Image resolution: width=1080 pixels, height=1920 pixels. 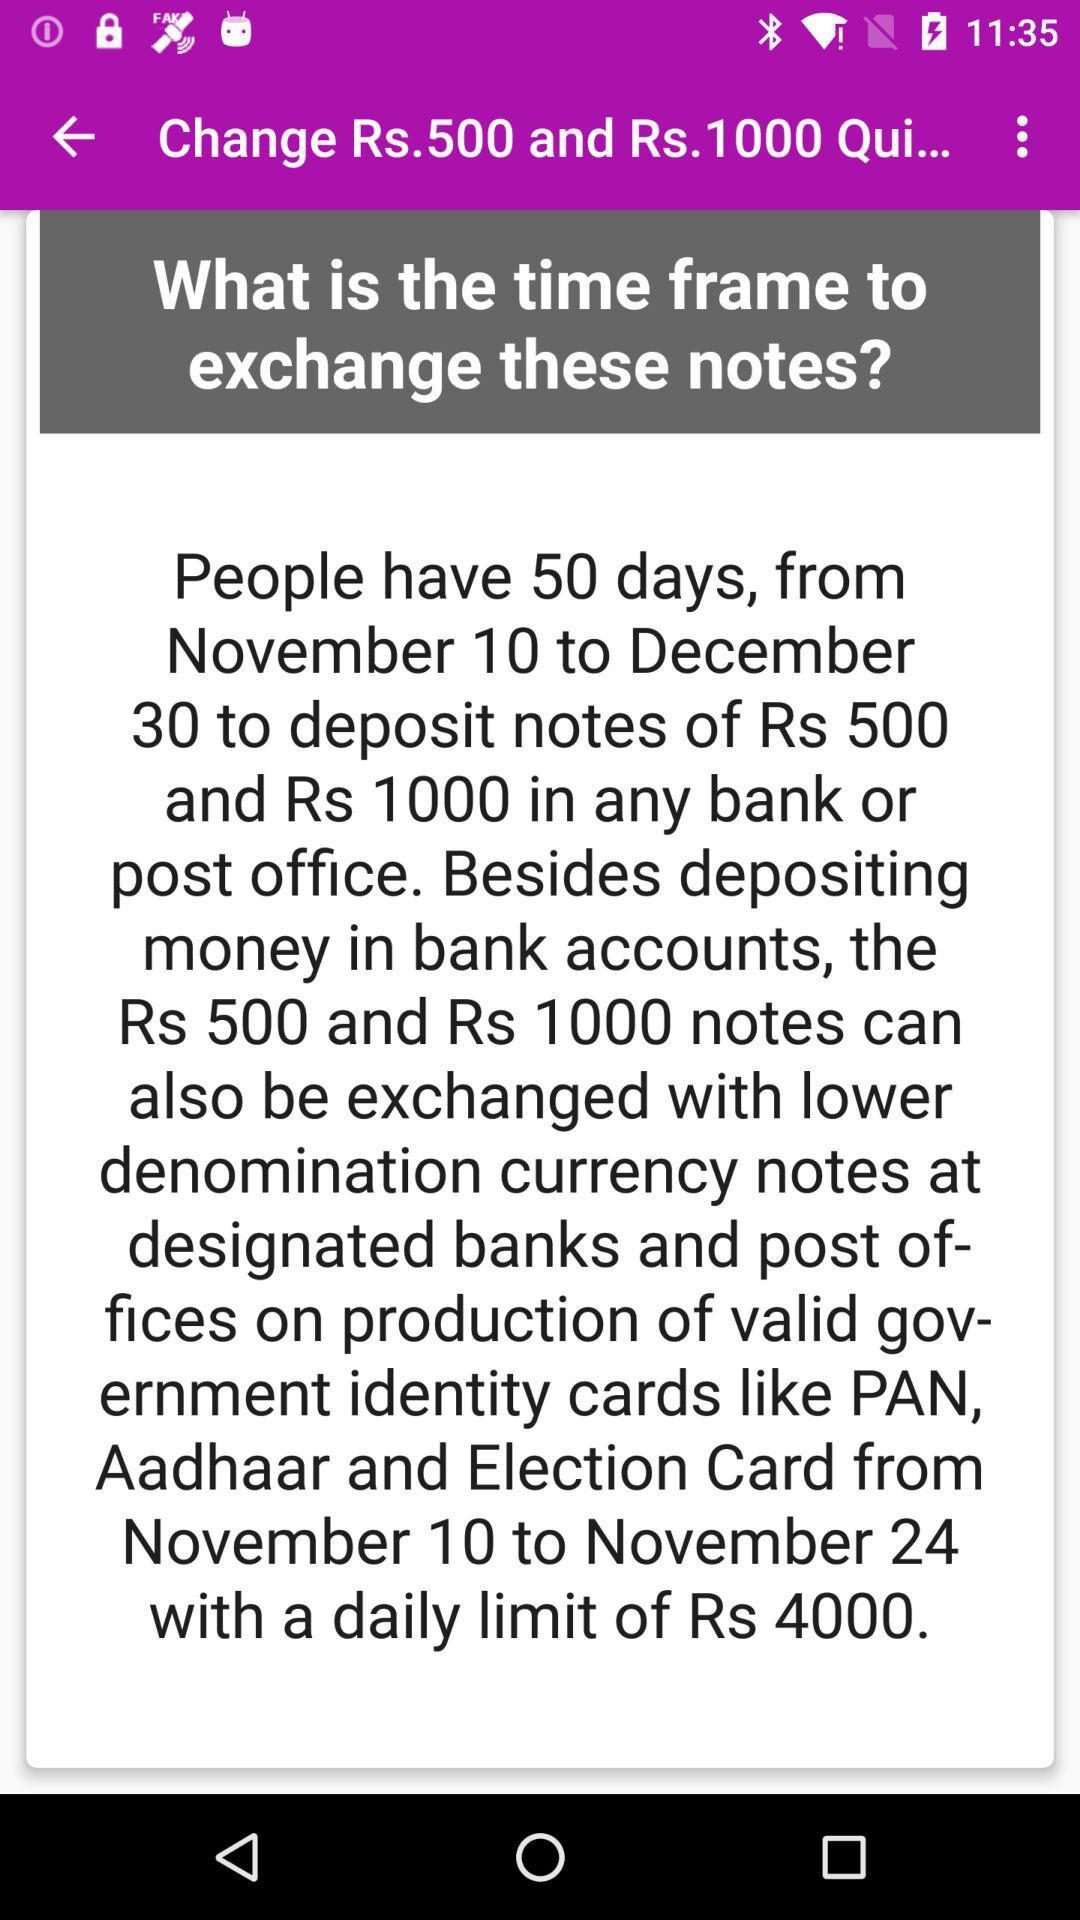 I want to click on the icon at the top right corner, so click(x=1027, y=135).